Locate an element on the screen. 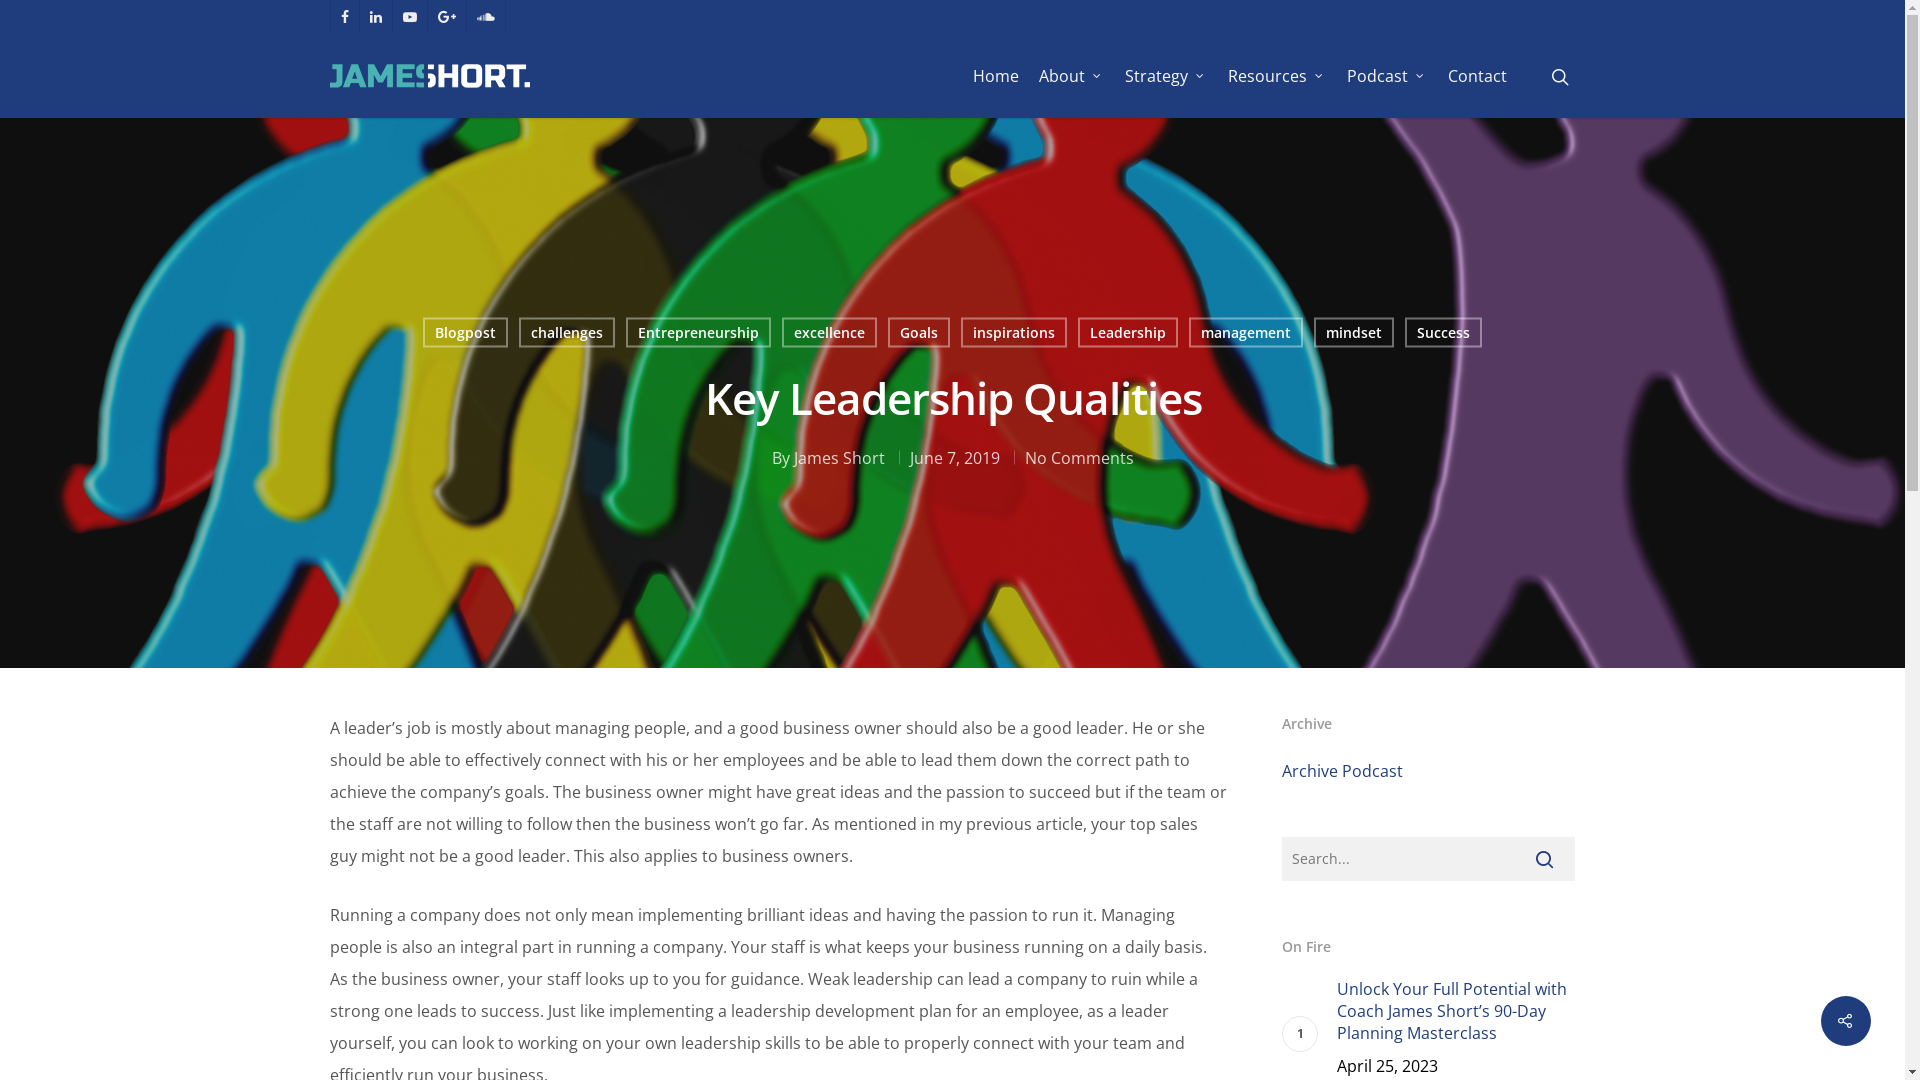 The height and width of the screenshot is (1080, 1920). 'mindset' is located at coordinates (1314, 331).